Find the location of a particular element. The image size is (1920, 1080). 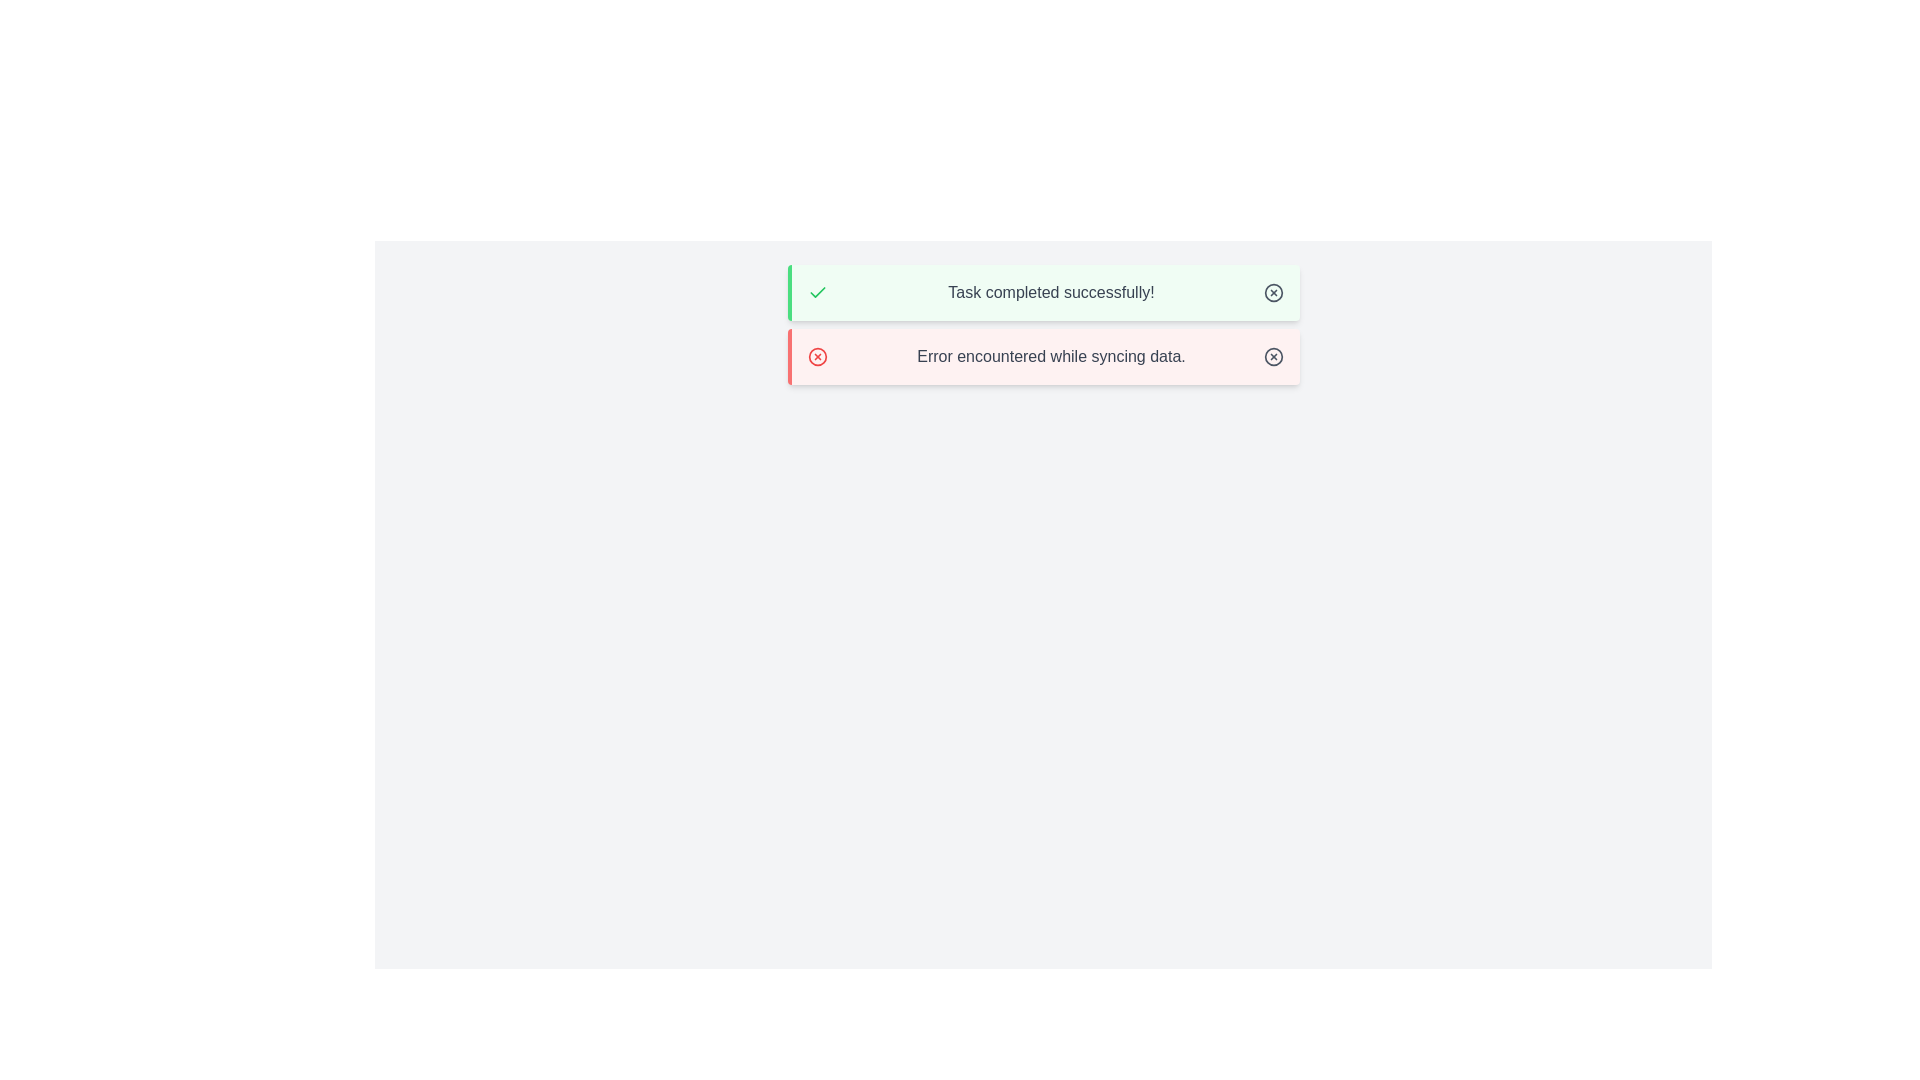

the SVG checkmark icon indicating successful task completion, located within the green notification panel next to the message 'Task completed successfully!' is located at coordinates (817, 292).